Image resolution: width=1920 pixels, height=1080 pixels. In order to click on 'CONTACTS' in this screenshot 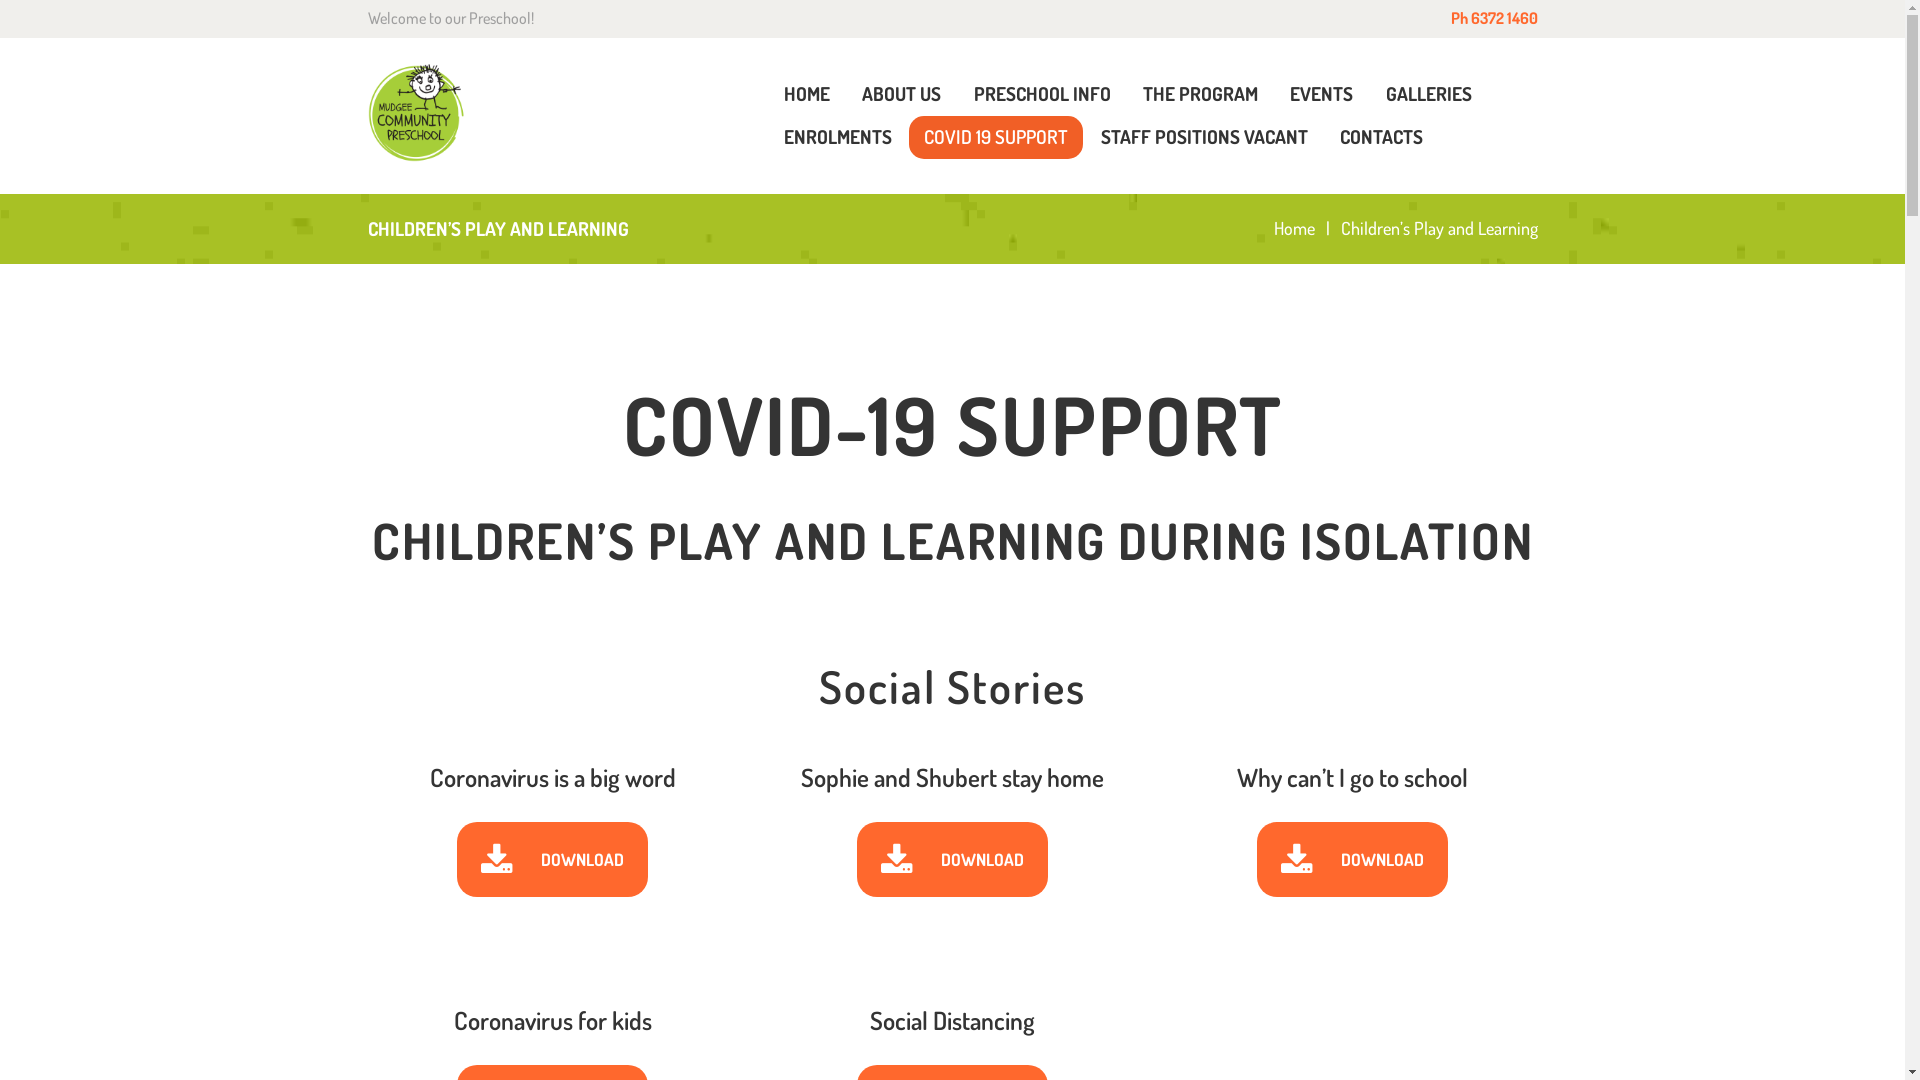, I will do `click(1324, 136)`.